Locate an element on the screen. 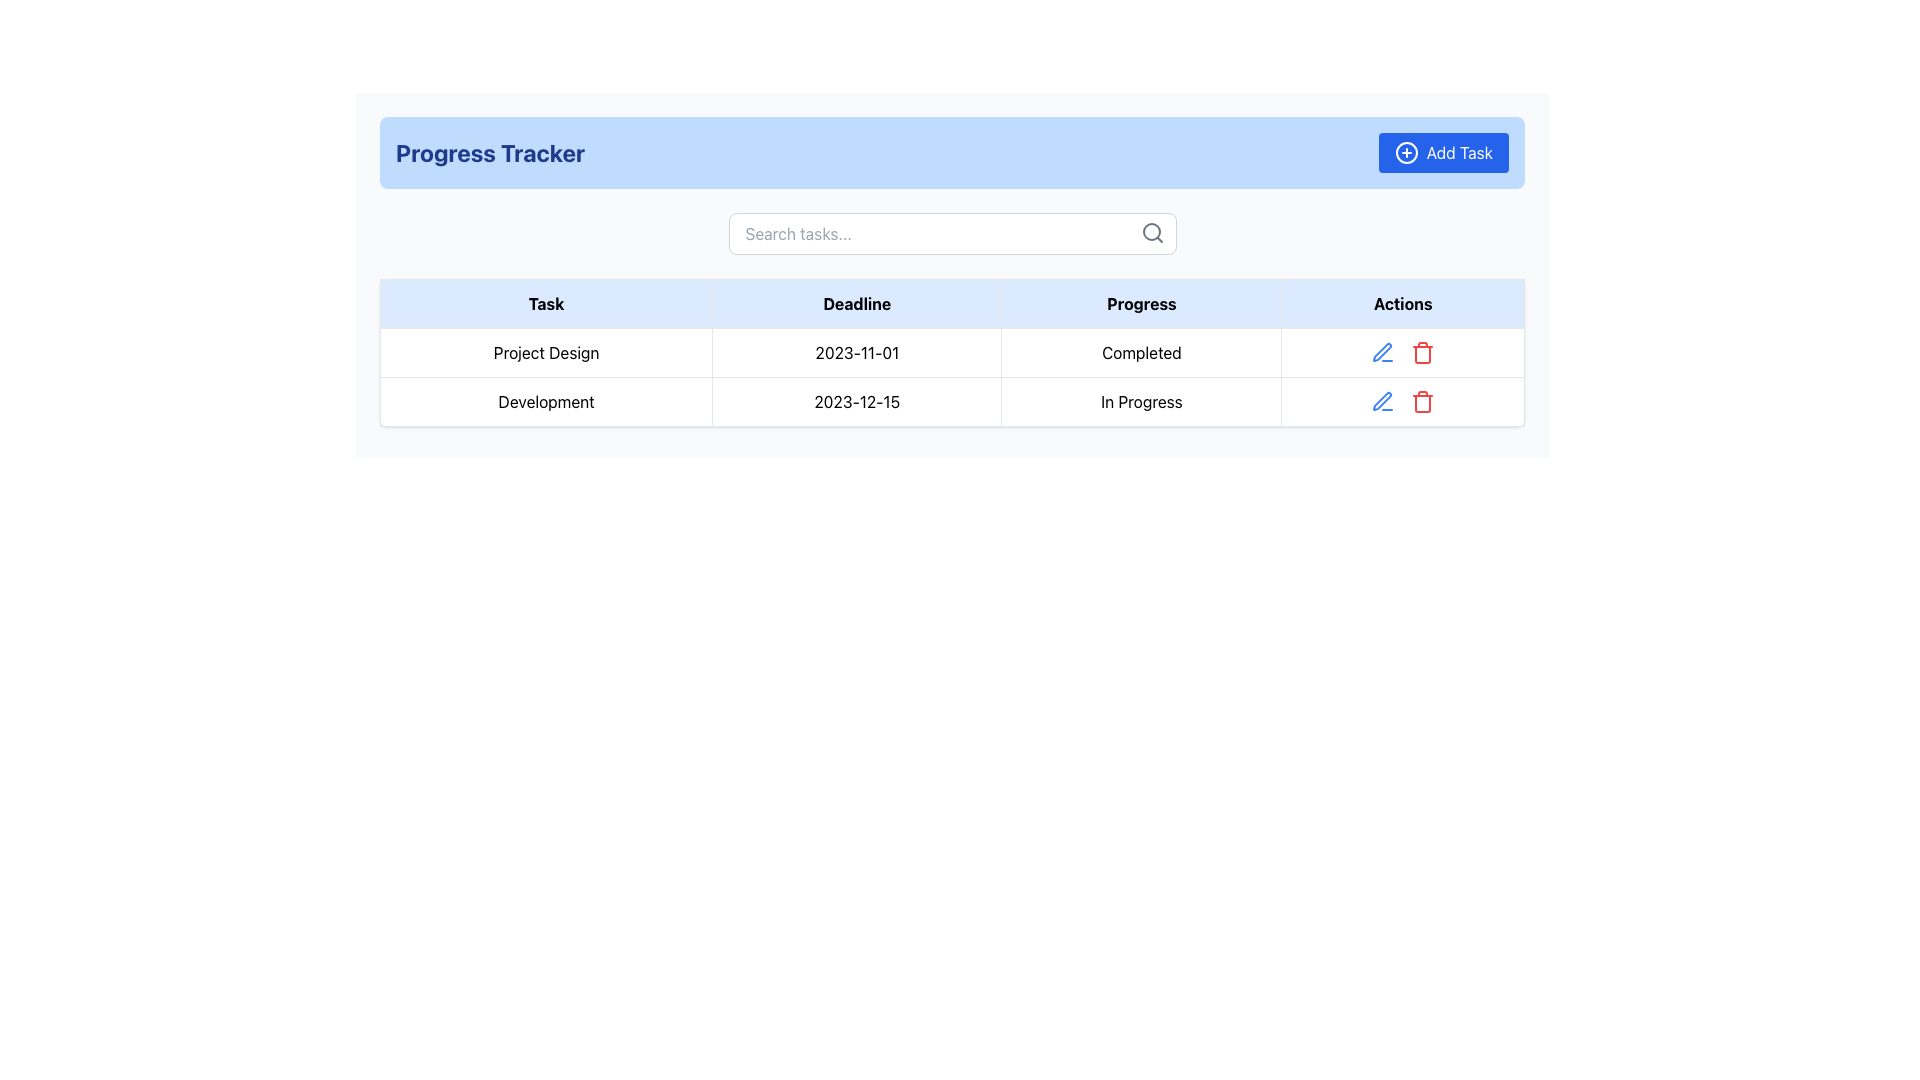 This screenshot has height=1080, width=1920. the icon that represents the action of adding a task, located to the left of the 'Add Task' button is located at coordinates (1405, 152).